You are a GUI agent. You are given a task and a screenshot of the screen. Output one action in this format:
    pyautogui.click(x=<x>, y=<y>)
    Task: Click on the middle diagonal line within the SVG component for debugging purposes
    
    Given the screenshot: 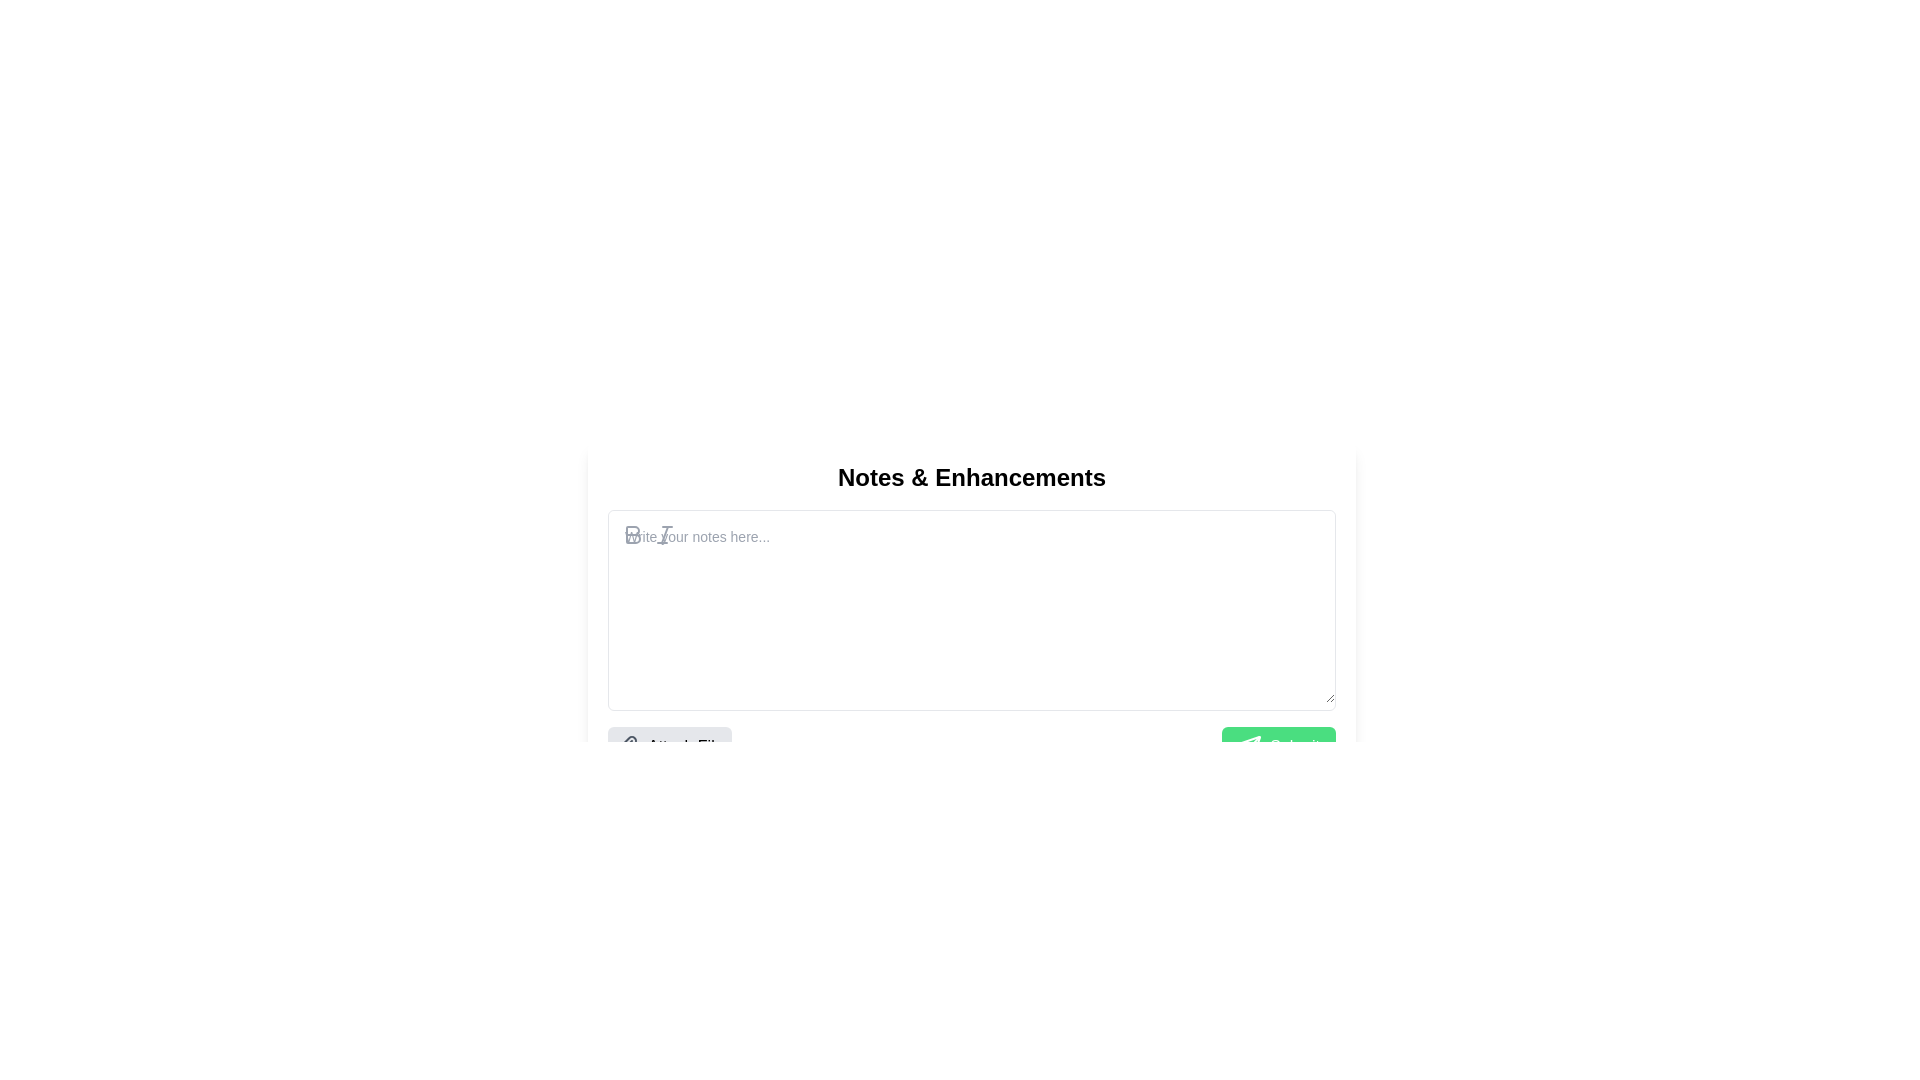 What is the action you would take?
    pyautogui.click(x=665, y=534)
    